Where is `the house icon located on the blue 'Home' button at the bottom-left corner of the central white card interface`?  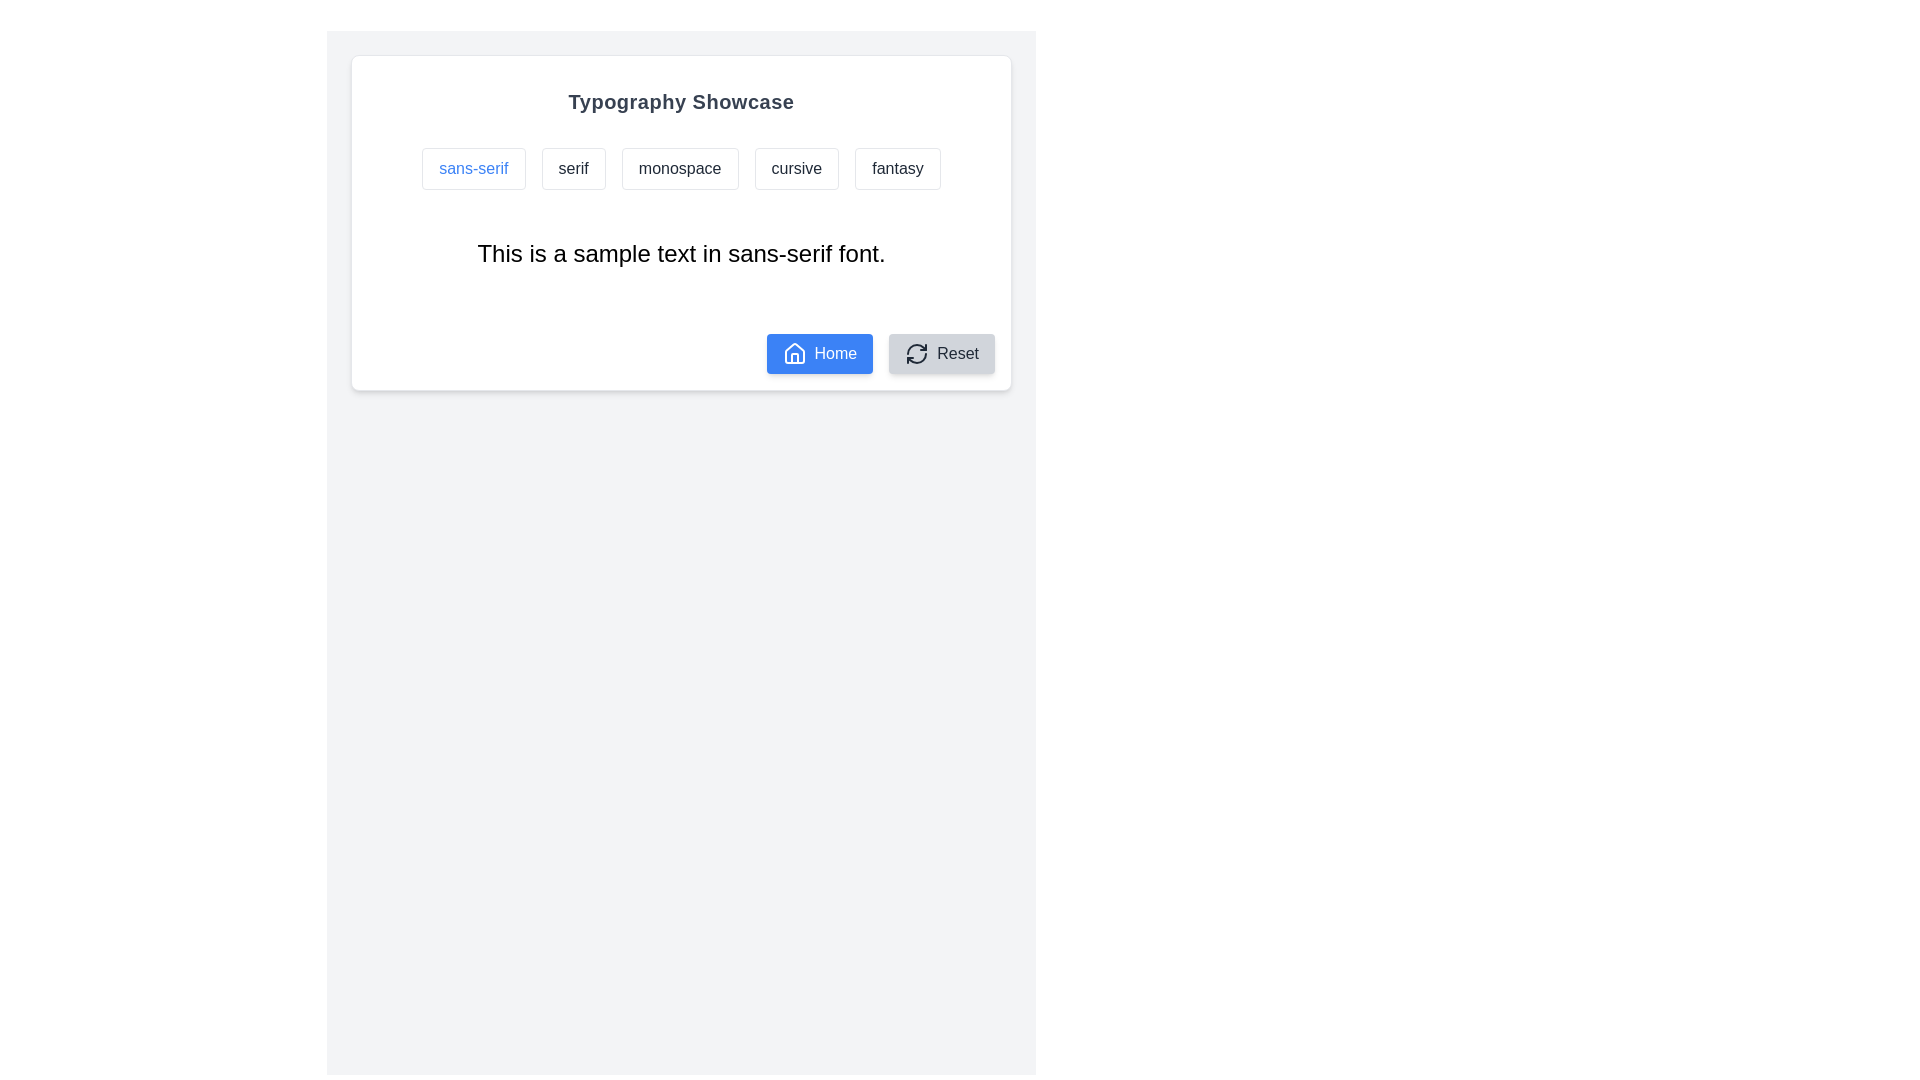
the house icon located on the blue 'Home' button at the bottom-left corner of the central white card interface is located at coordinates (793, 352).